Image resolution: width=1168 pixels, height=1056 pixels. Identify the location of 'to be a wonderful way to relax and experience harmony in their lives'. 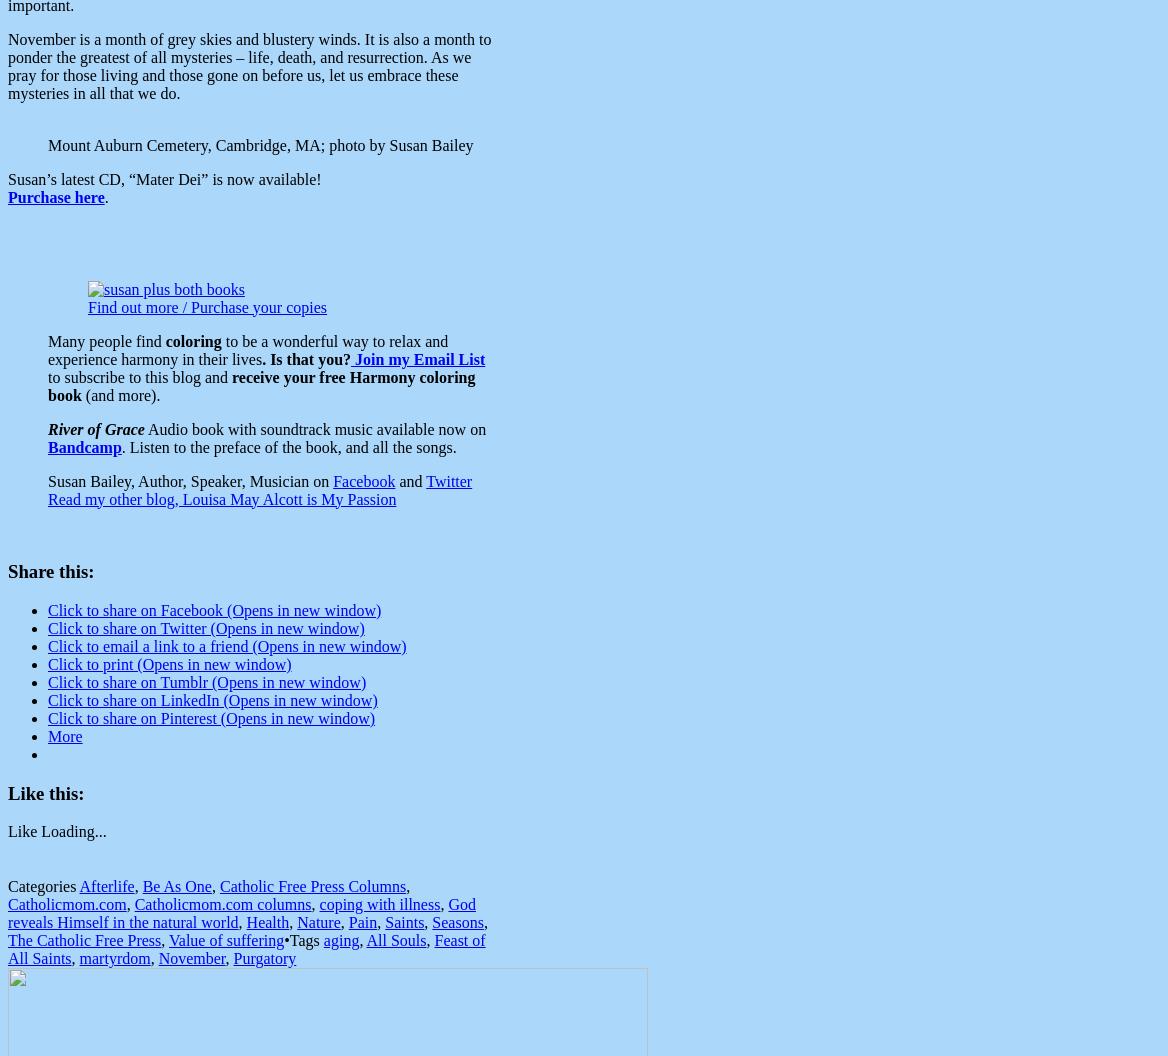
(48, 348).